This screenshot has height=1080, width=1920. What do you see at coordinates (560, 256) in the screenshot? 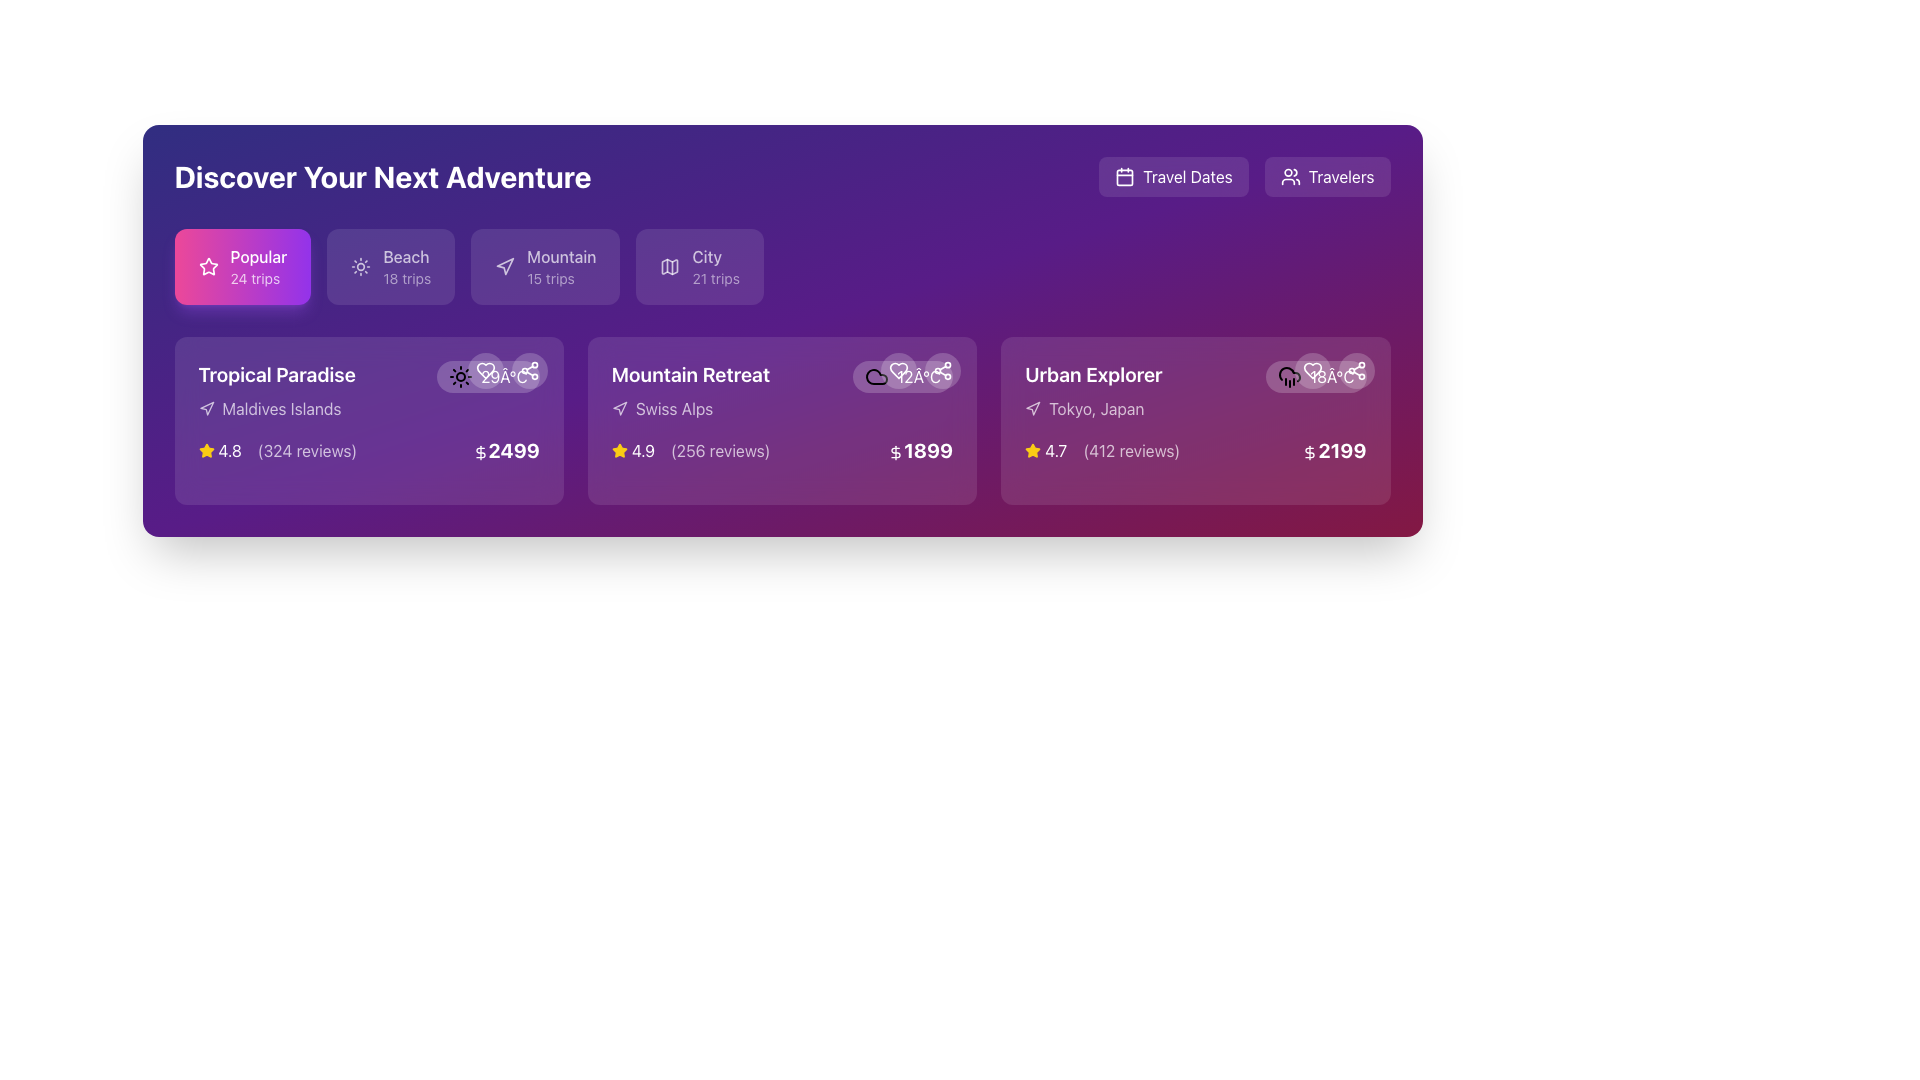
I see `text of the 'Mountain' label, which is the third tab from the left in the category tabs row, styled with a medium font weight and white color against a purple gradient background` at bounding box center [560, 256].